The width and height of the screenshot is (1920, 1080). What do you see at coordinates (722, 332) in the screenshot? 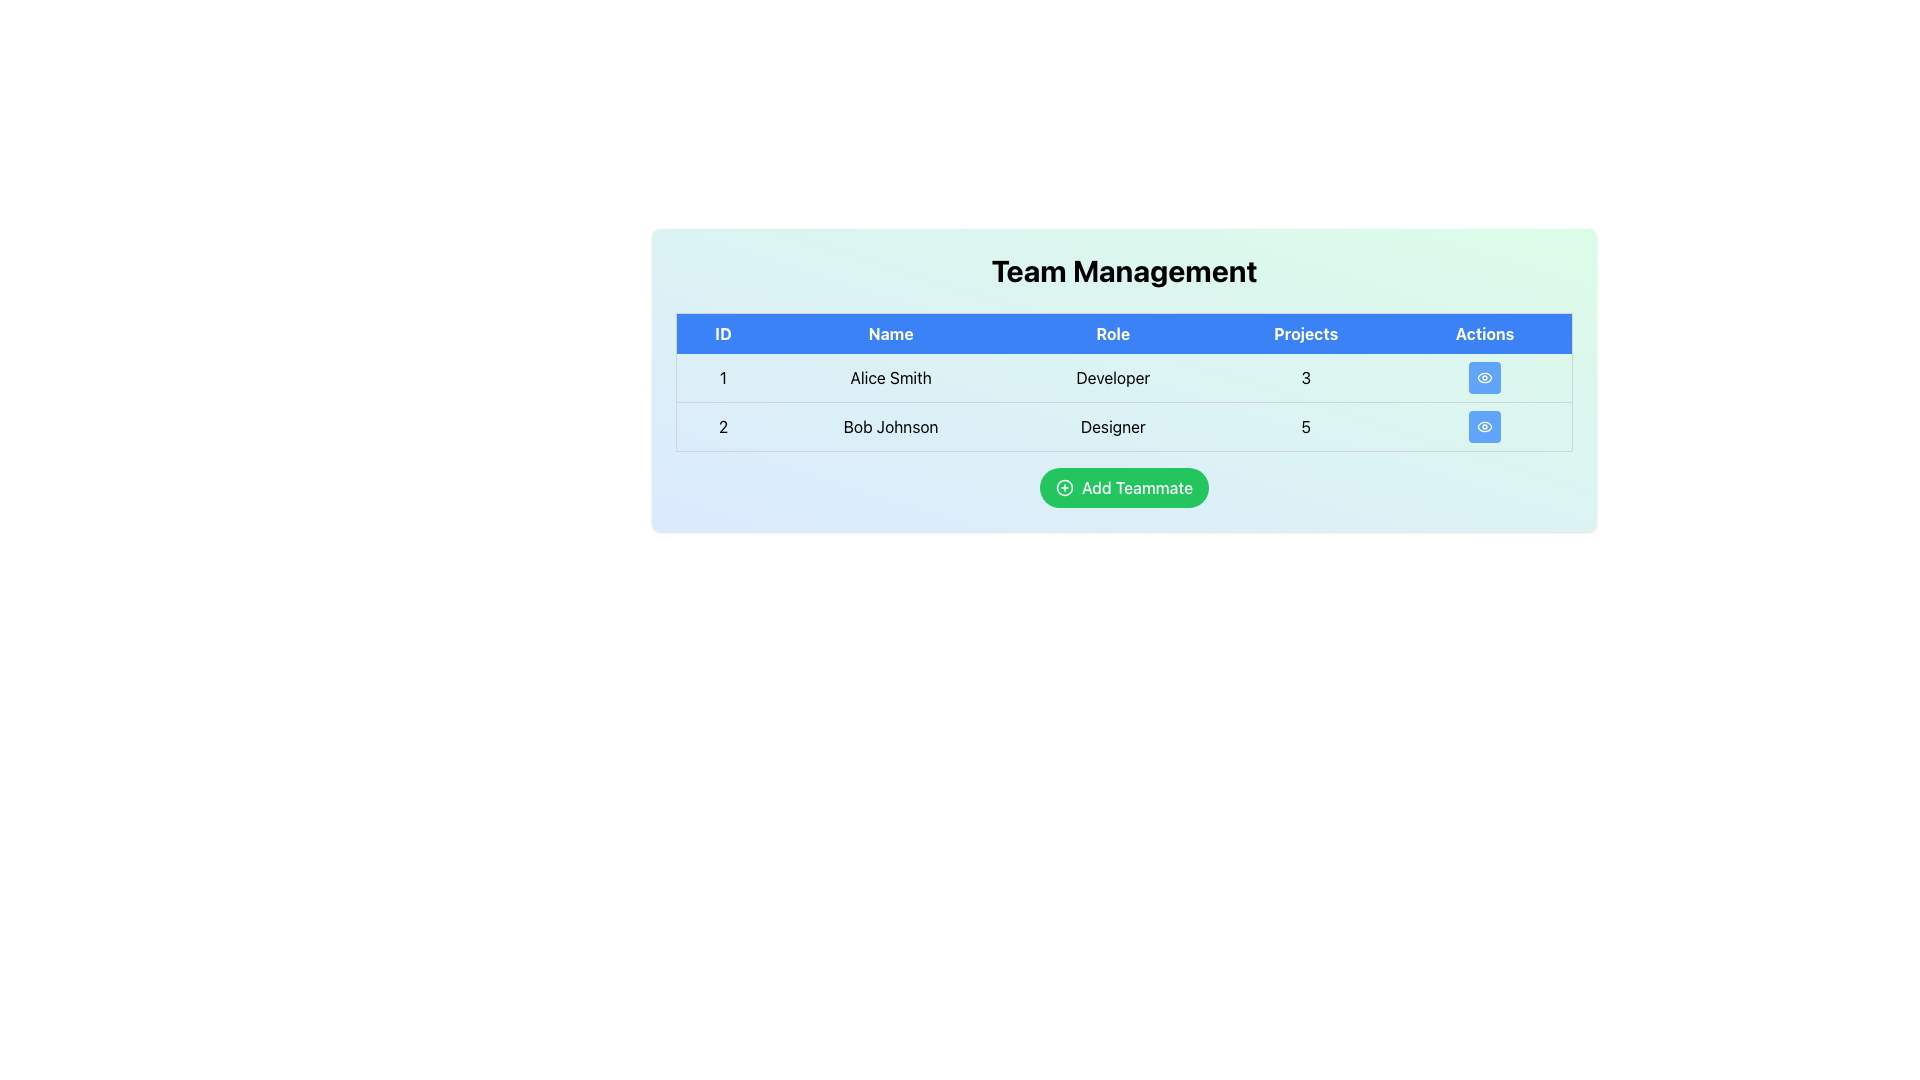
I see `the Table Header Cell with blue background and white text labeled 'ID', located at the far-left of the table header row` at bounding box center [722, 332].